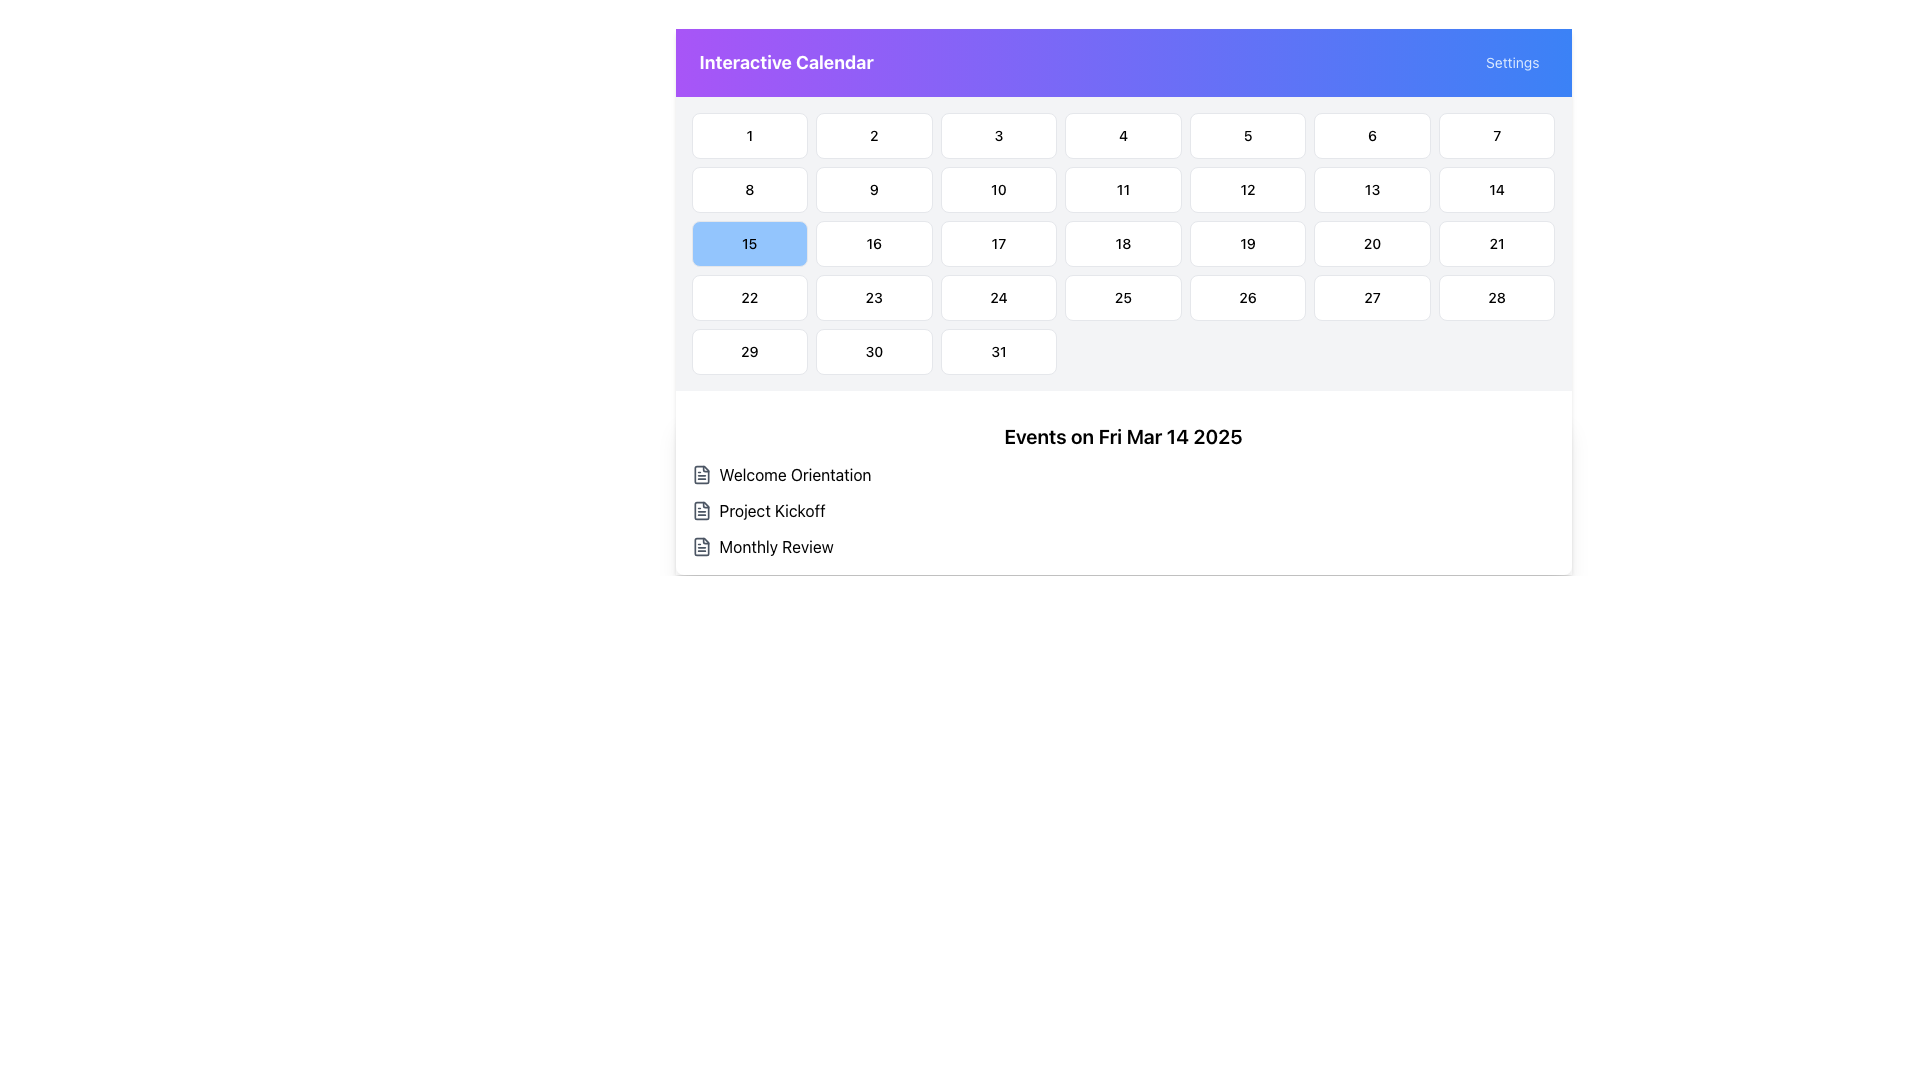  What do you see at coordinates (701, 547) in the screenshot?
I see `the icon representing the document associated with the 'Monthly Review' item, which is located to the left of the text in the list of events` at bounding box center [701, 547].